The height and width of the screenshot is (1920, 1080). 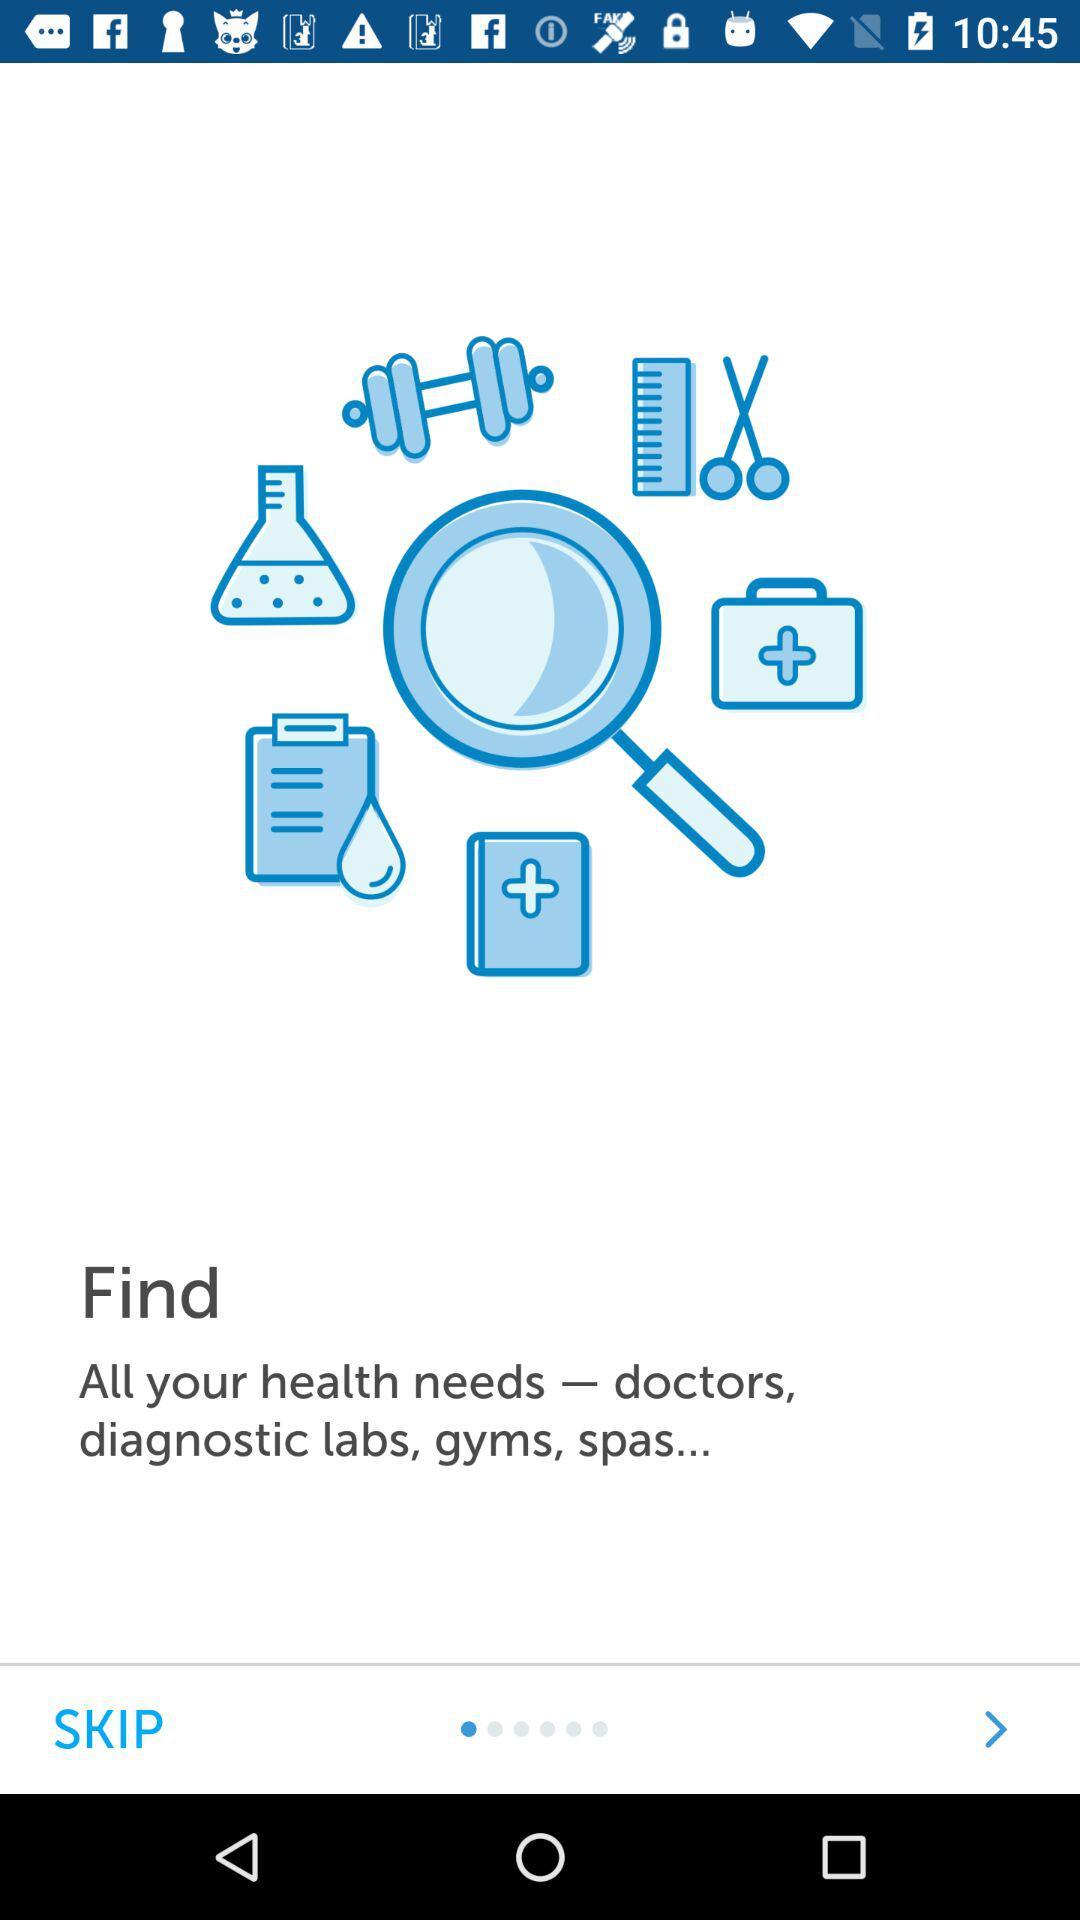 What do you see at coordinates (108, 1728) in the screenshot?
I see `the skip` at bounding box center [108, 1728].